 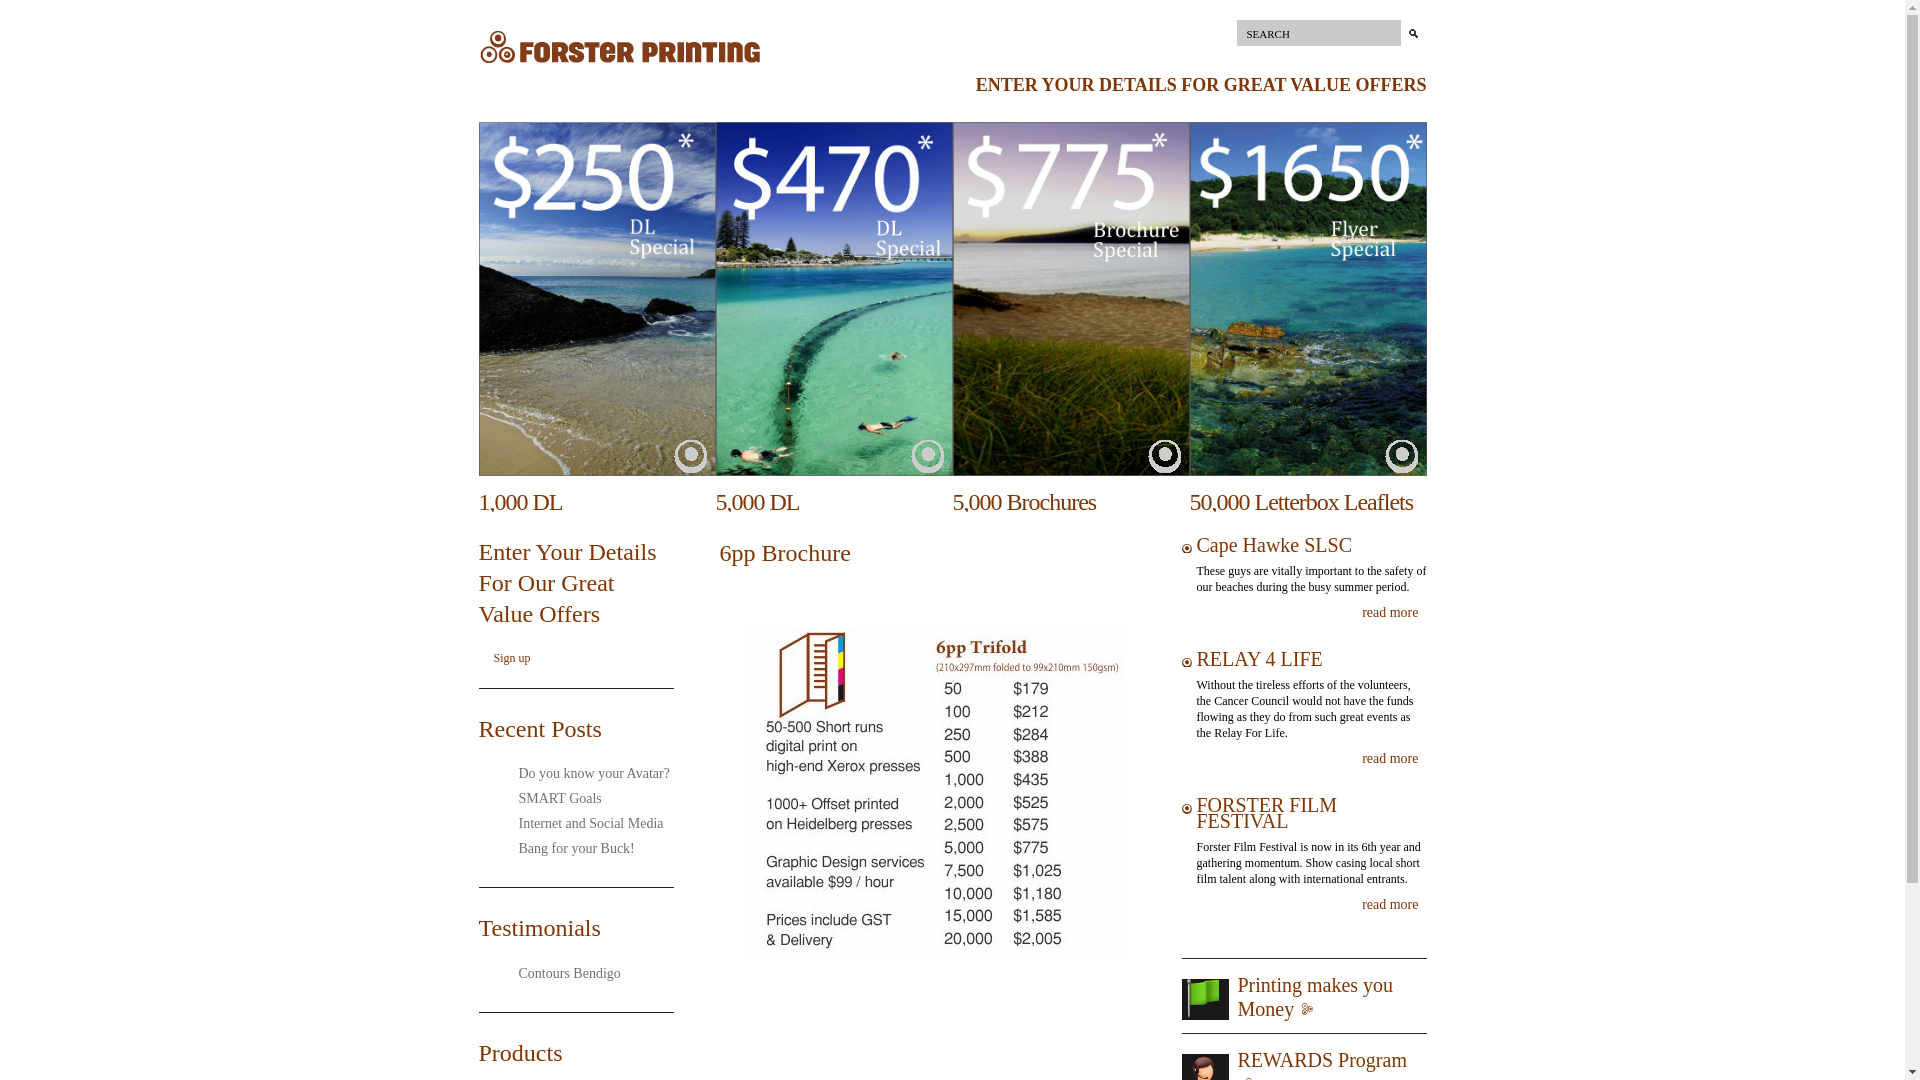 What do you see at coordinates (1069, 299) in the screenshot?
I see `'banner-img3'` at bounding box center [1069, 299].